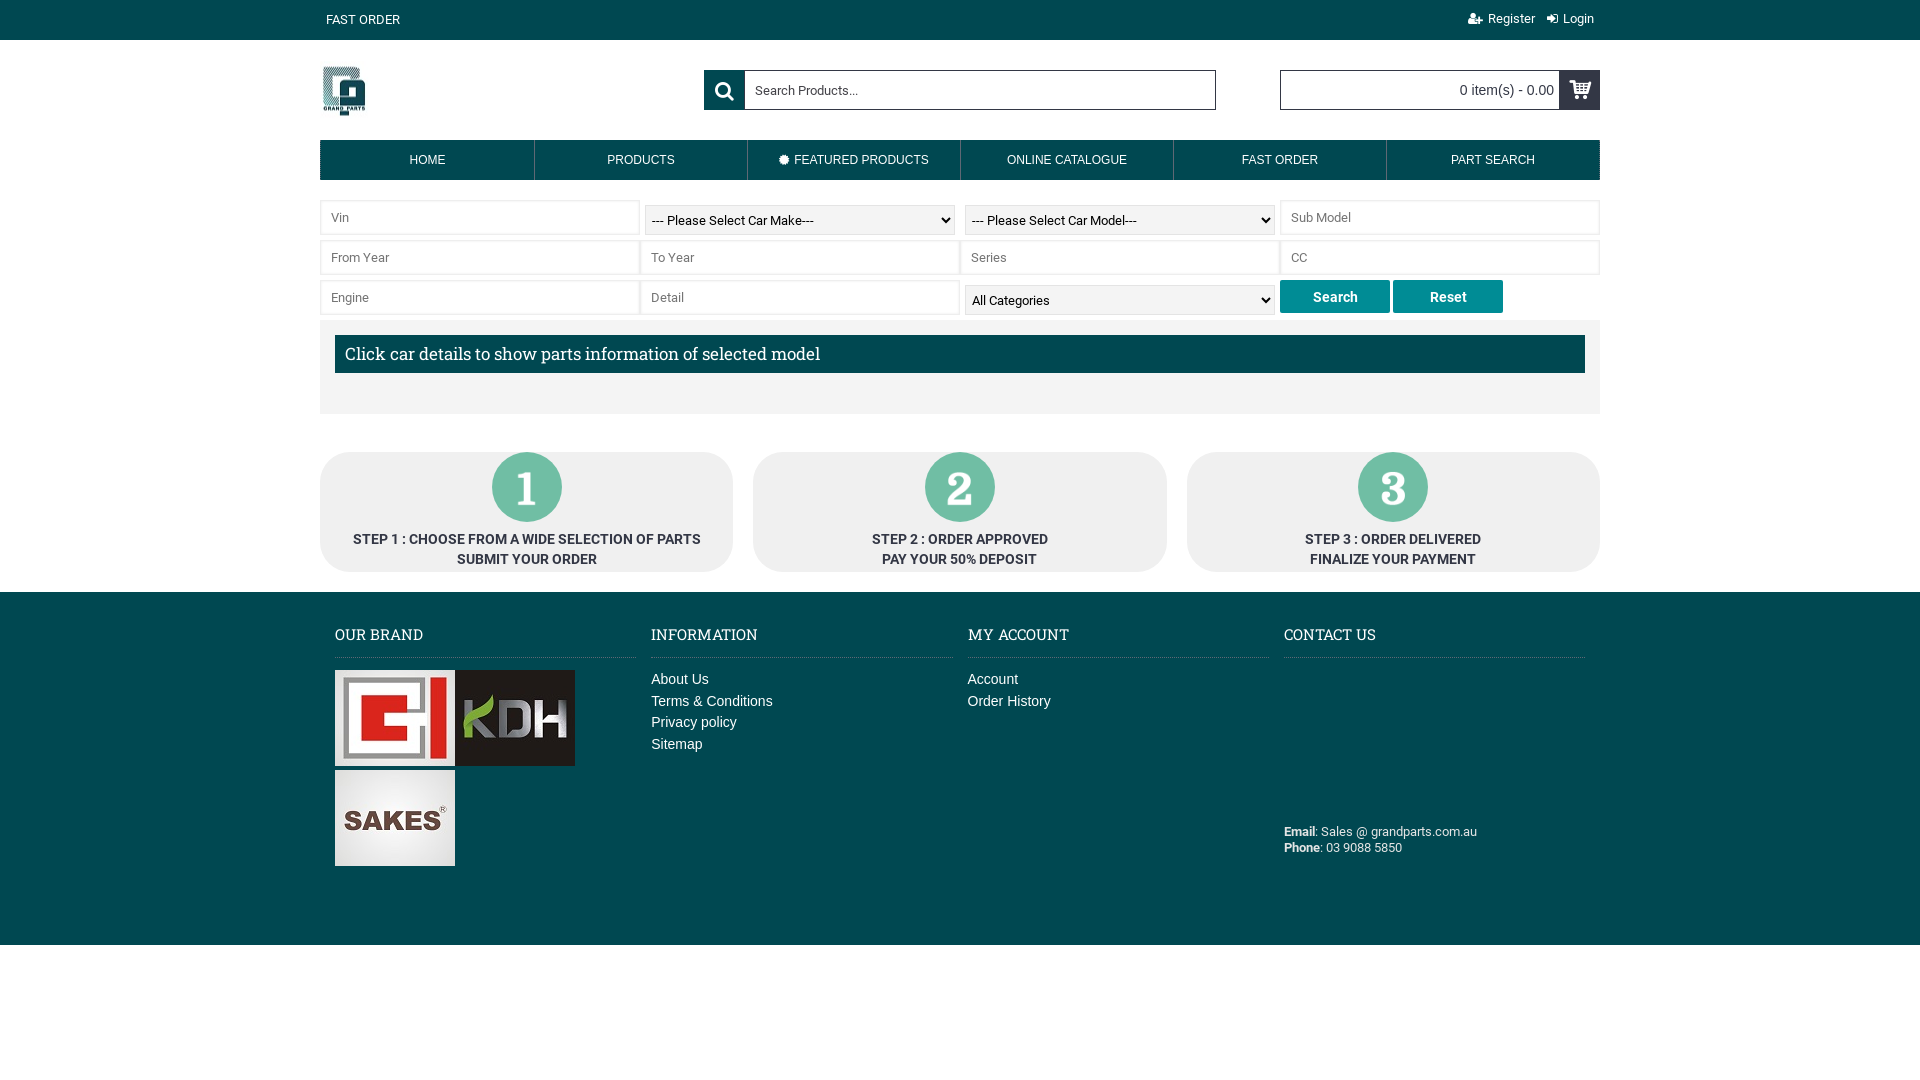  I want to click on 'GRAND PARTS PTY LTD', so click(345, 90).